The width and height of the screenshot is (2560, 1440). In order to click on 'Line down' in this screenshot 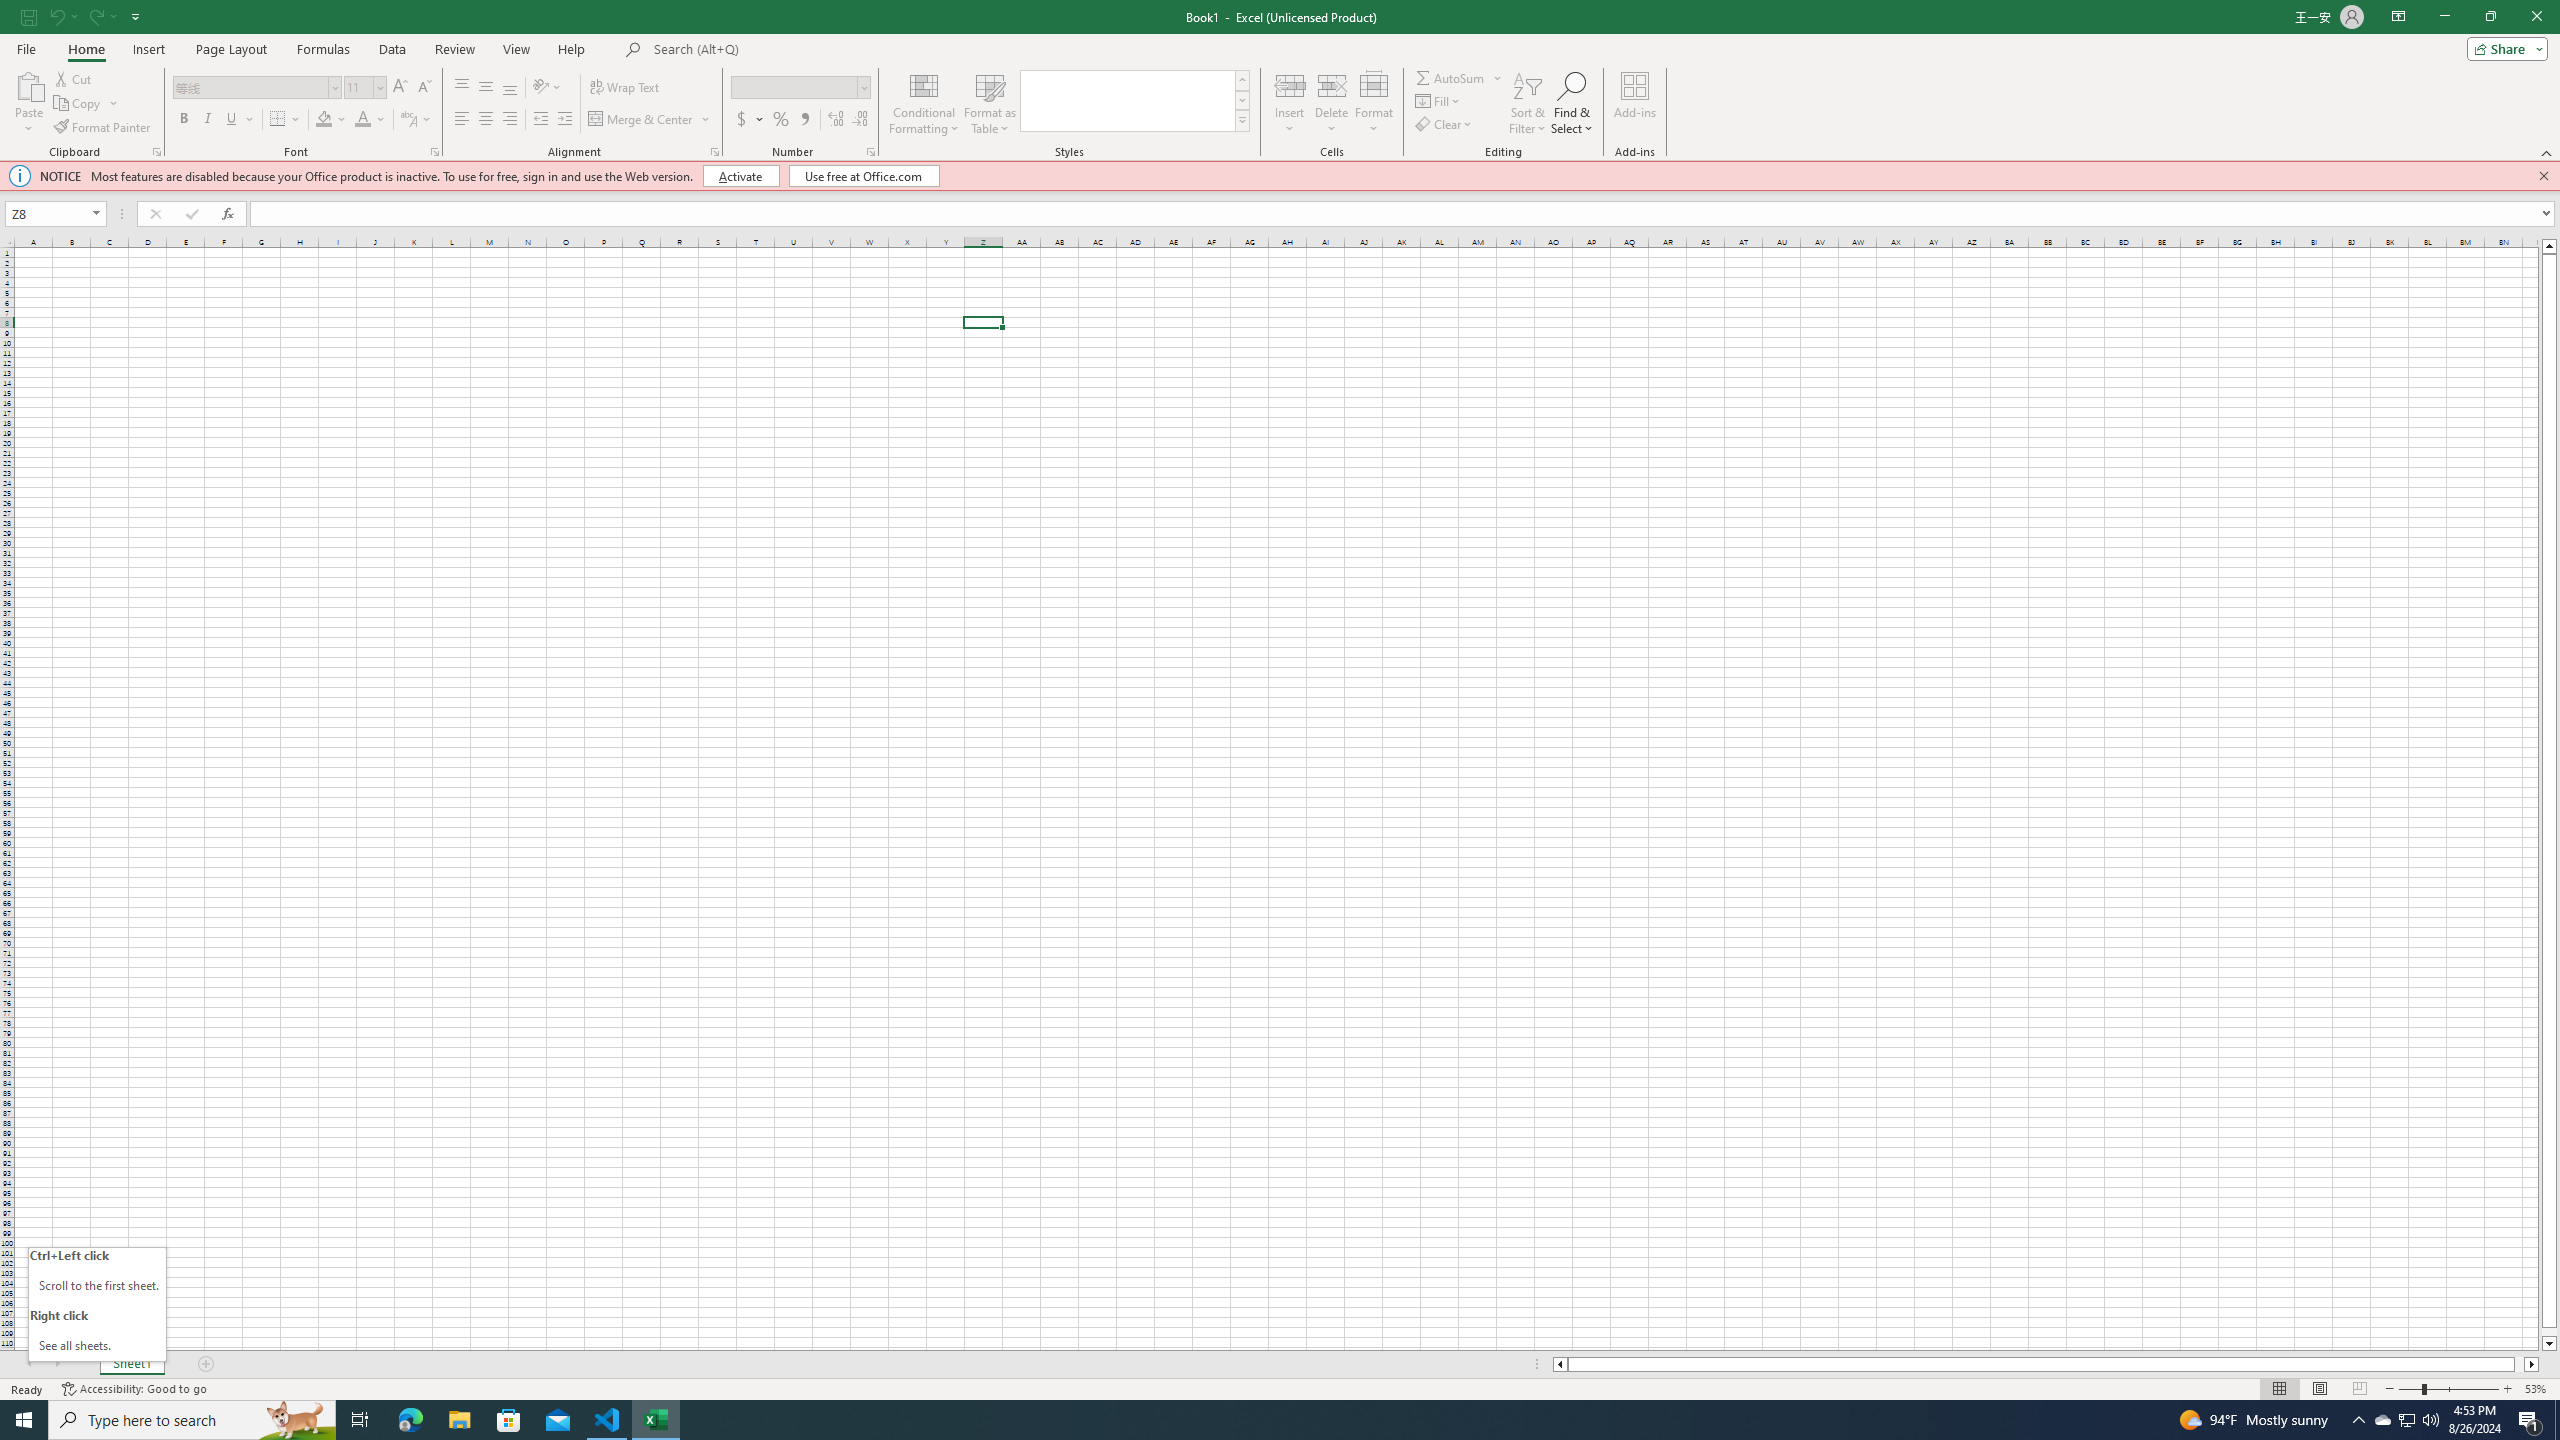, I will do `click(2548, 1344)`.